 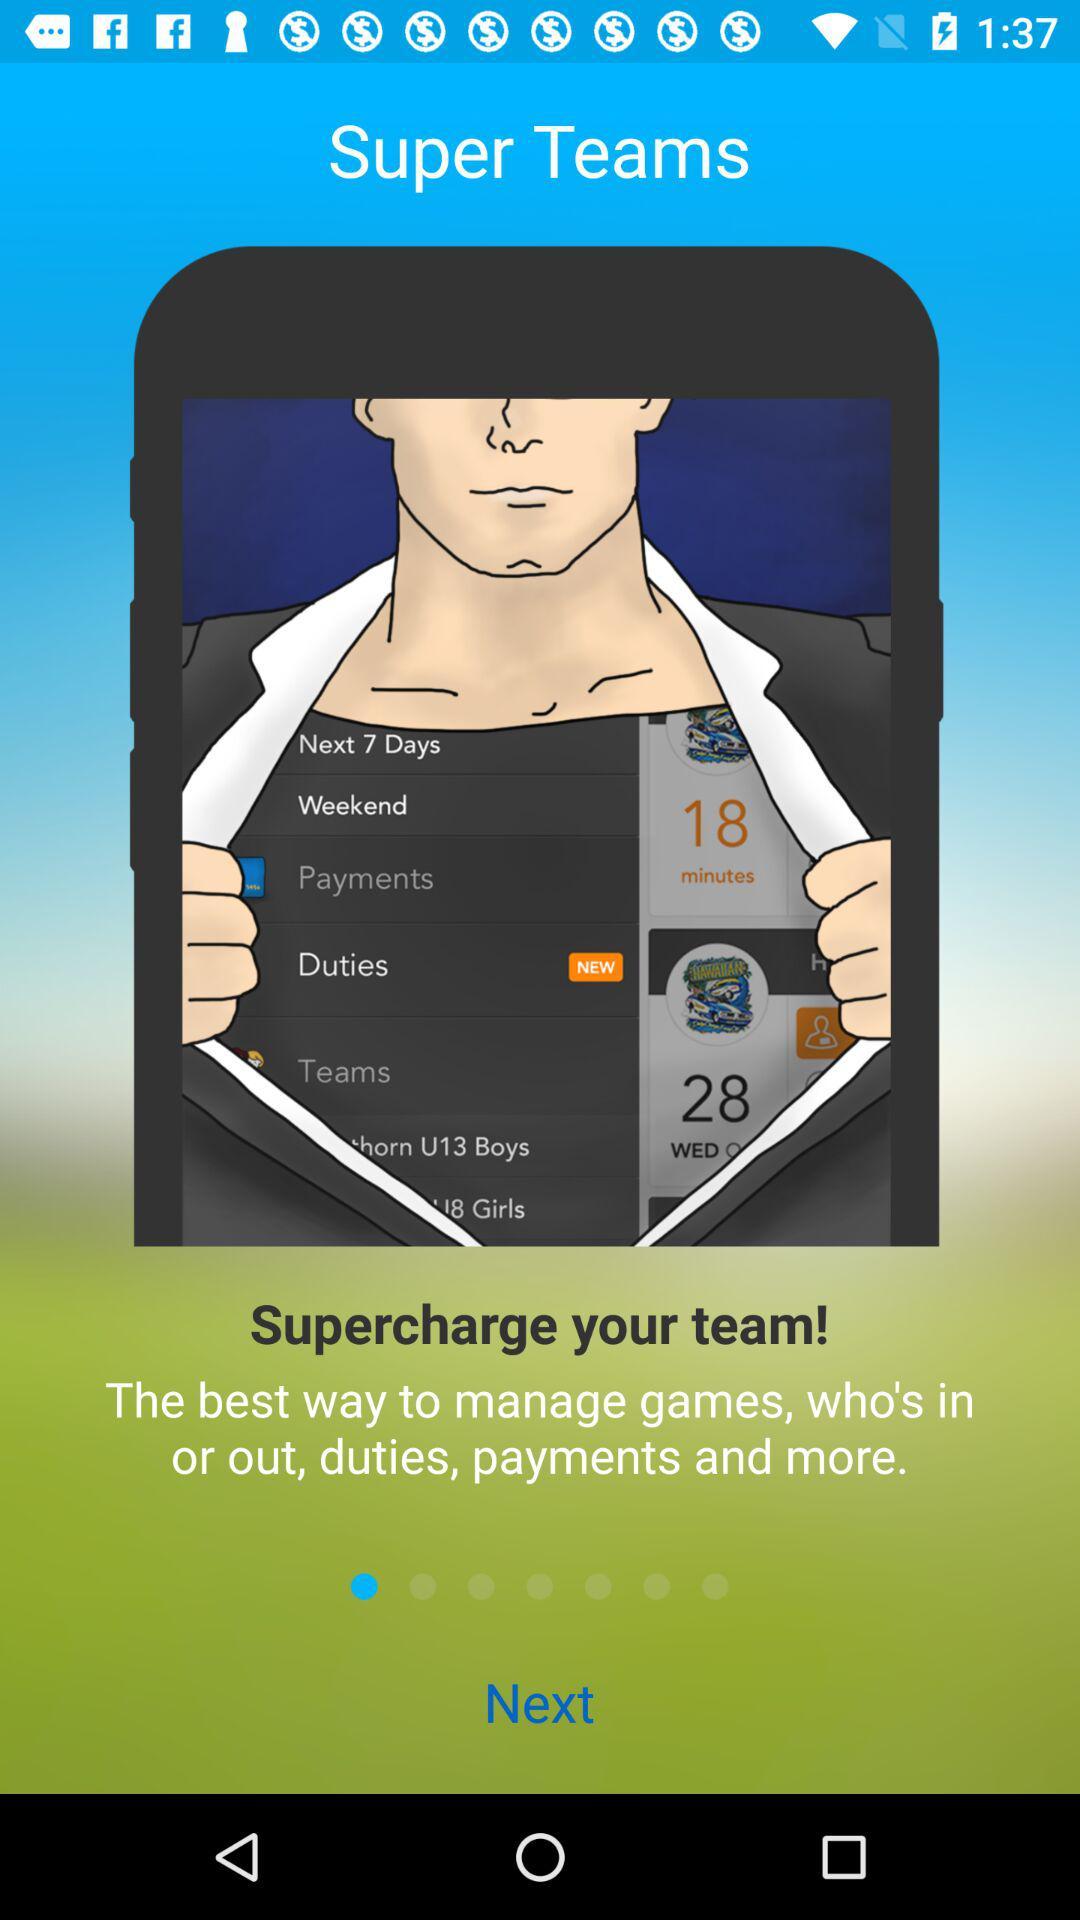 What do you see at coordinates (540, 1585) in the screenshot?
I see `next scren` at bounding box center [540, 1585].